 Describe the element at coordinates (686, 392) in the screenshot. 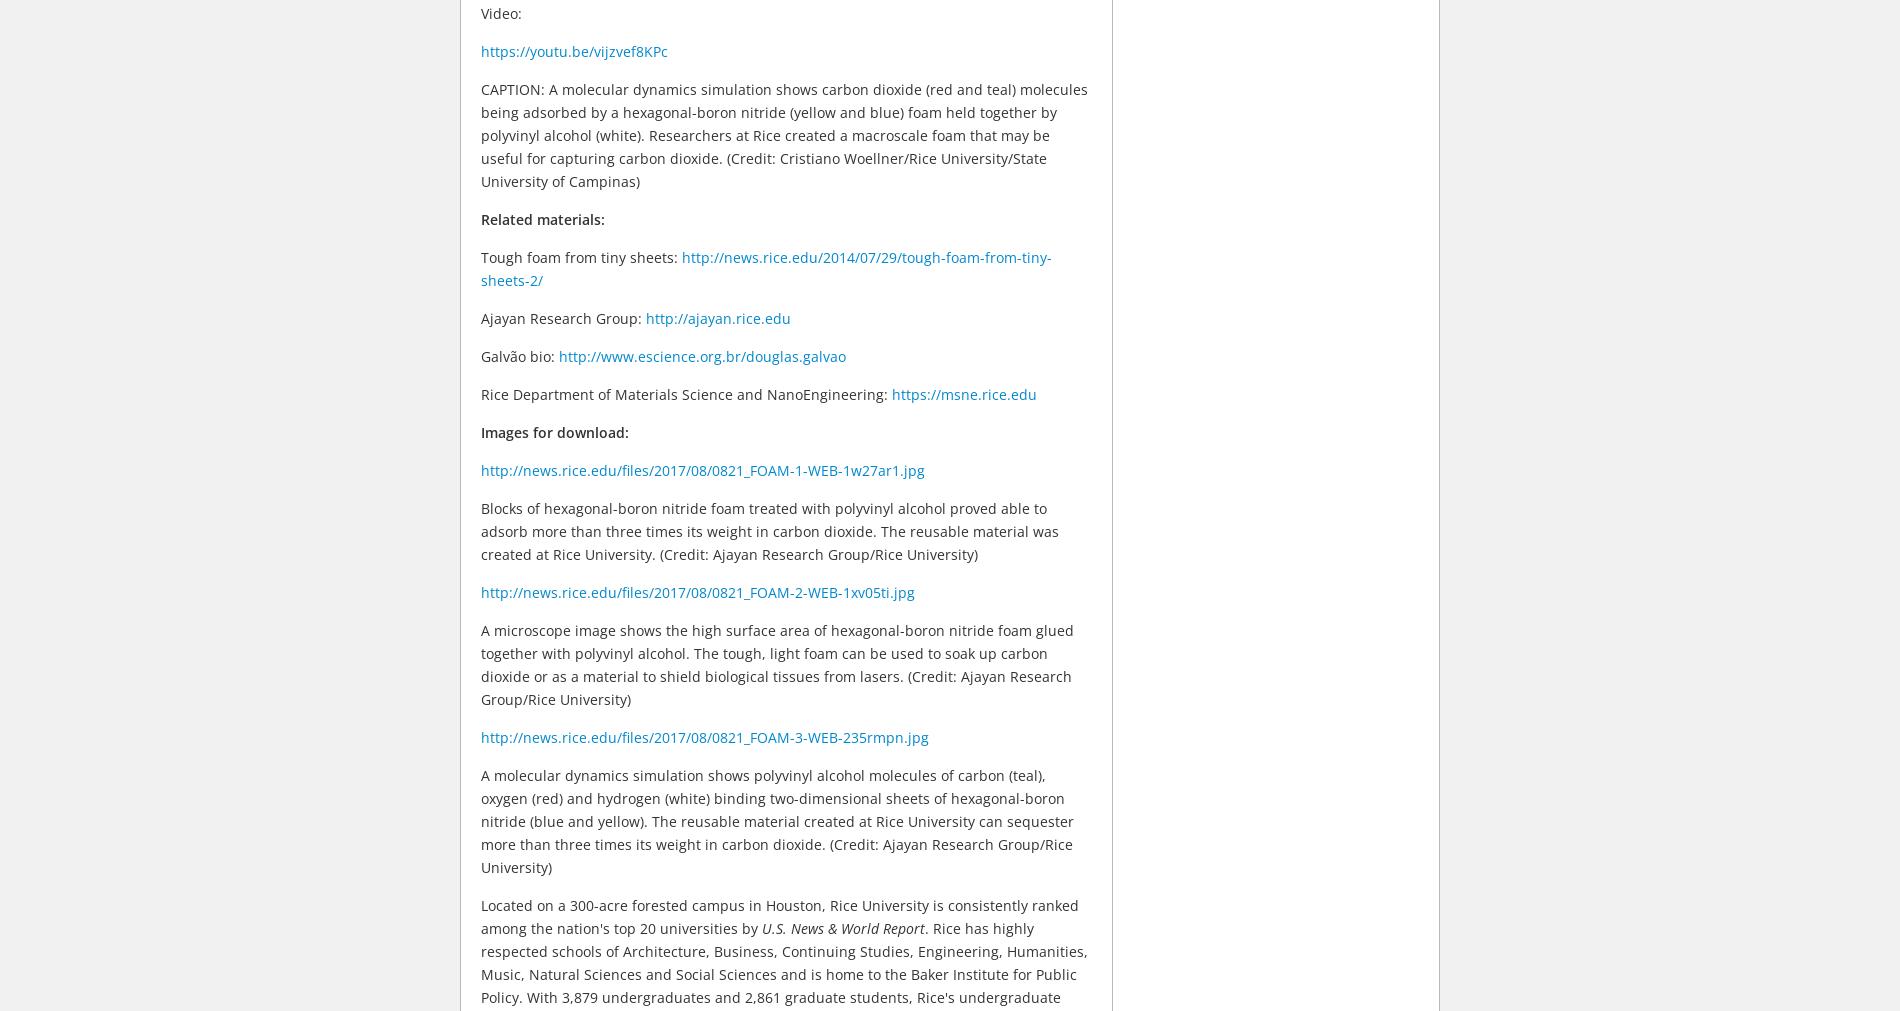

I see `'Rice Department of Materials Science and NanoEngineering:'` at that location.